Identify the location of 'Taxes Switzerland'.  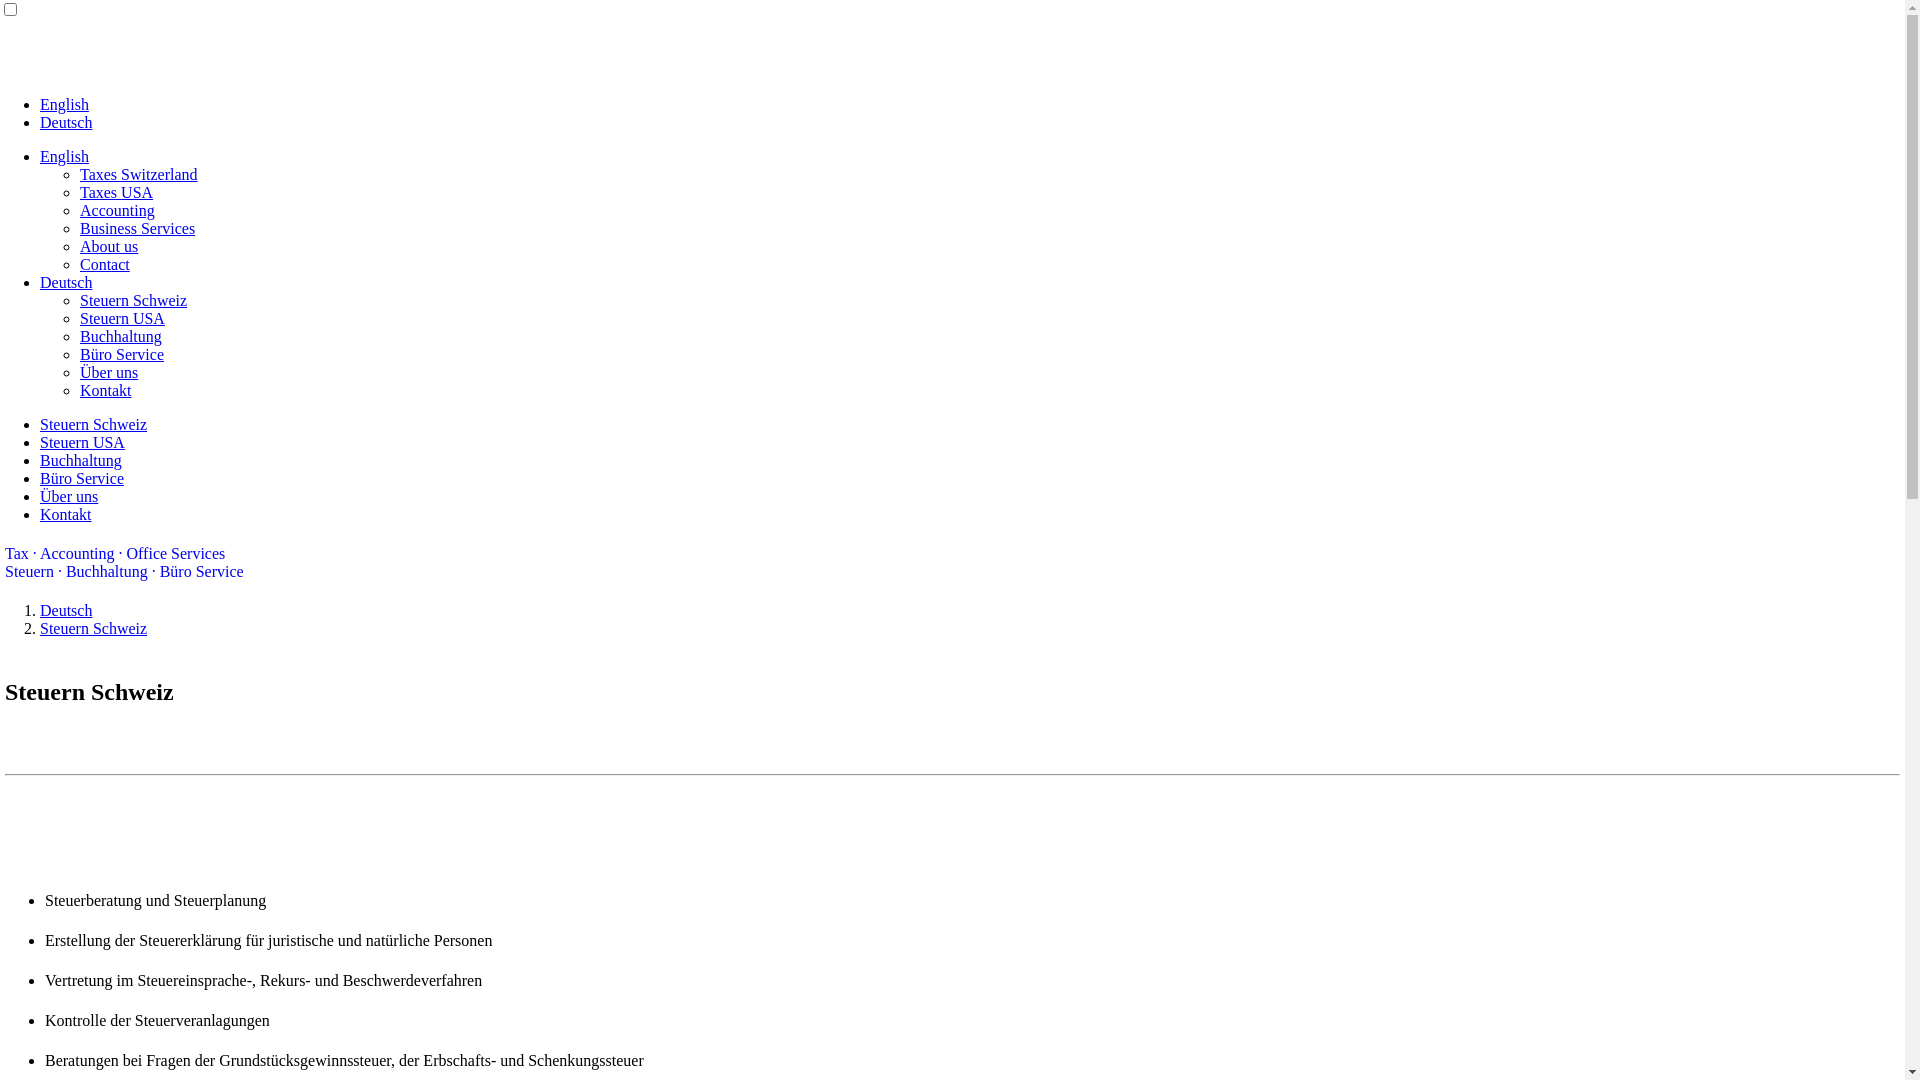
(138, 173).